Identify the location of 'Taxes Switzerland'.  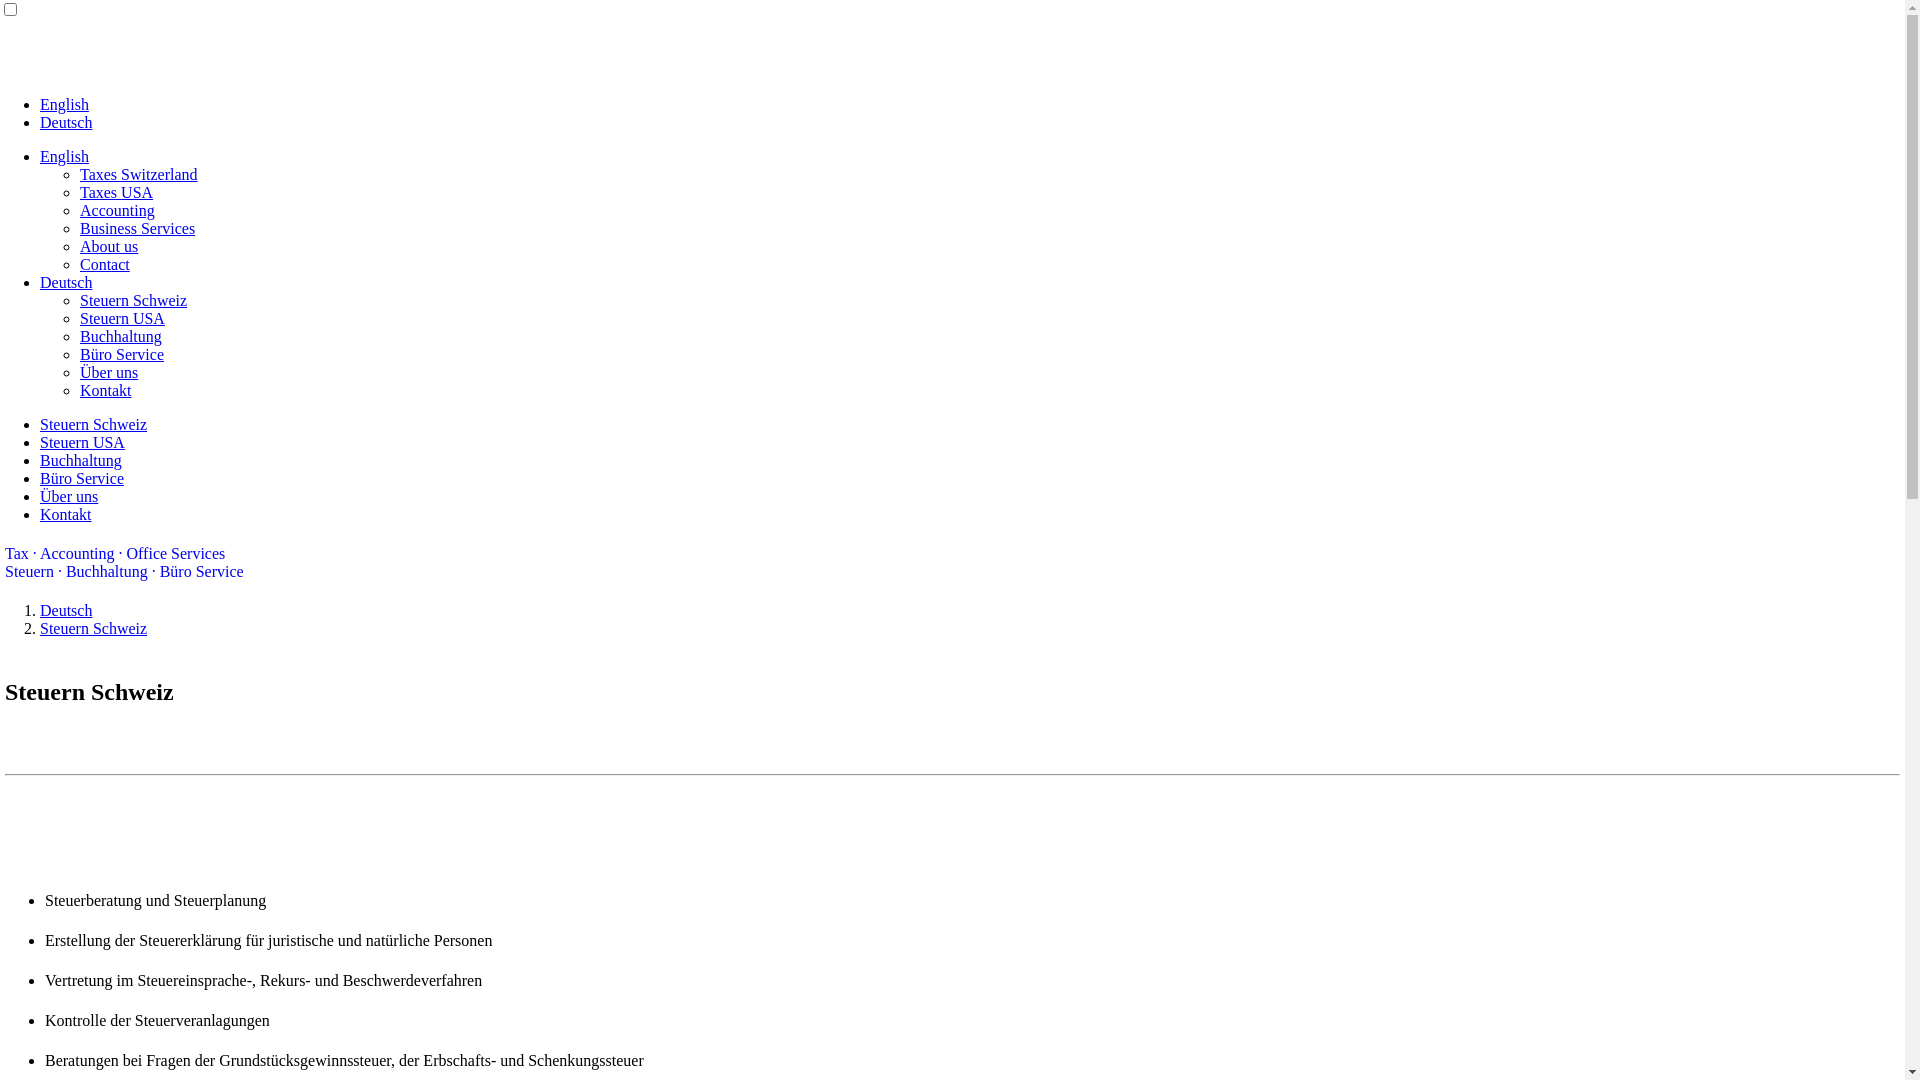
(138, 173).